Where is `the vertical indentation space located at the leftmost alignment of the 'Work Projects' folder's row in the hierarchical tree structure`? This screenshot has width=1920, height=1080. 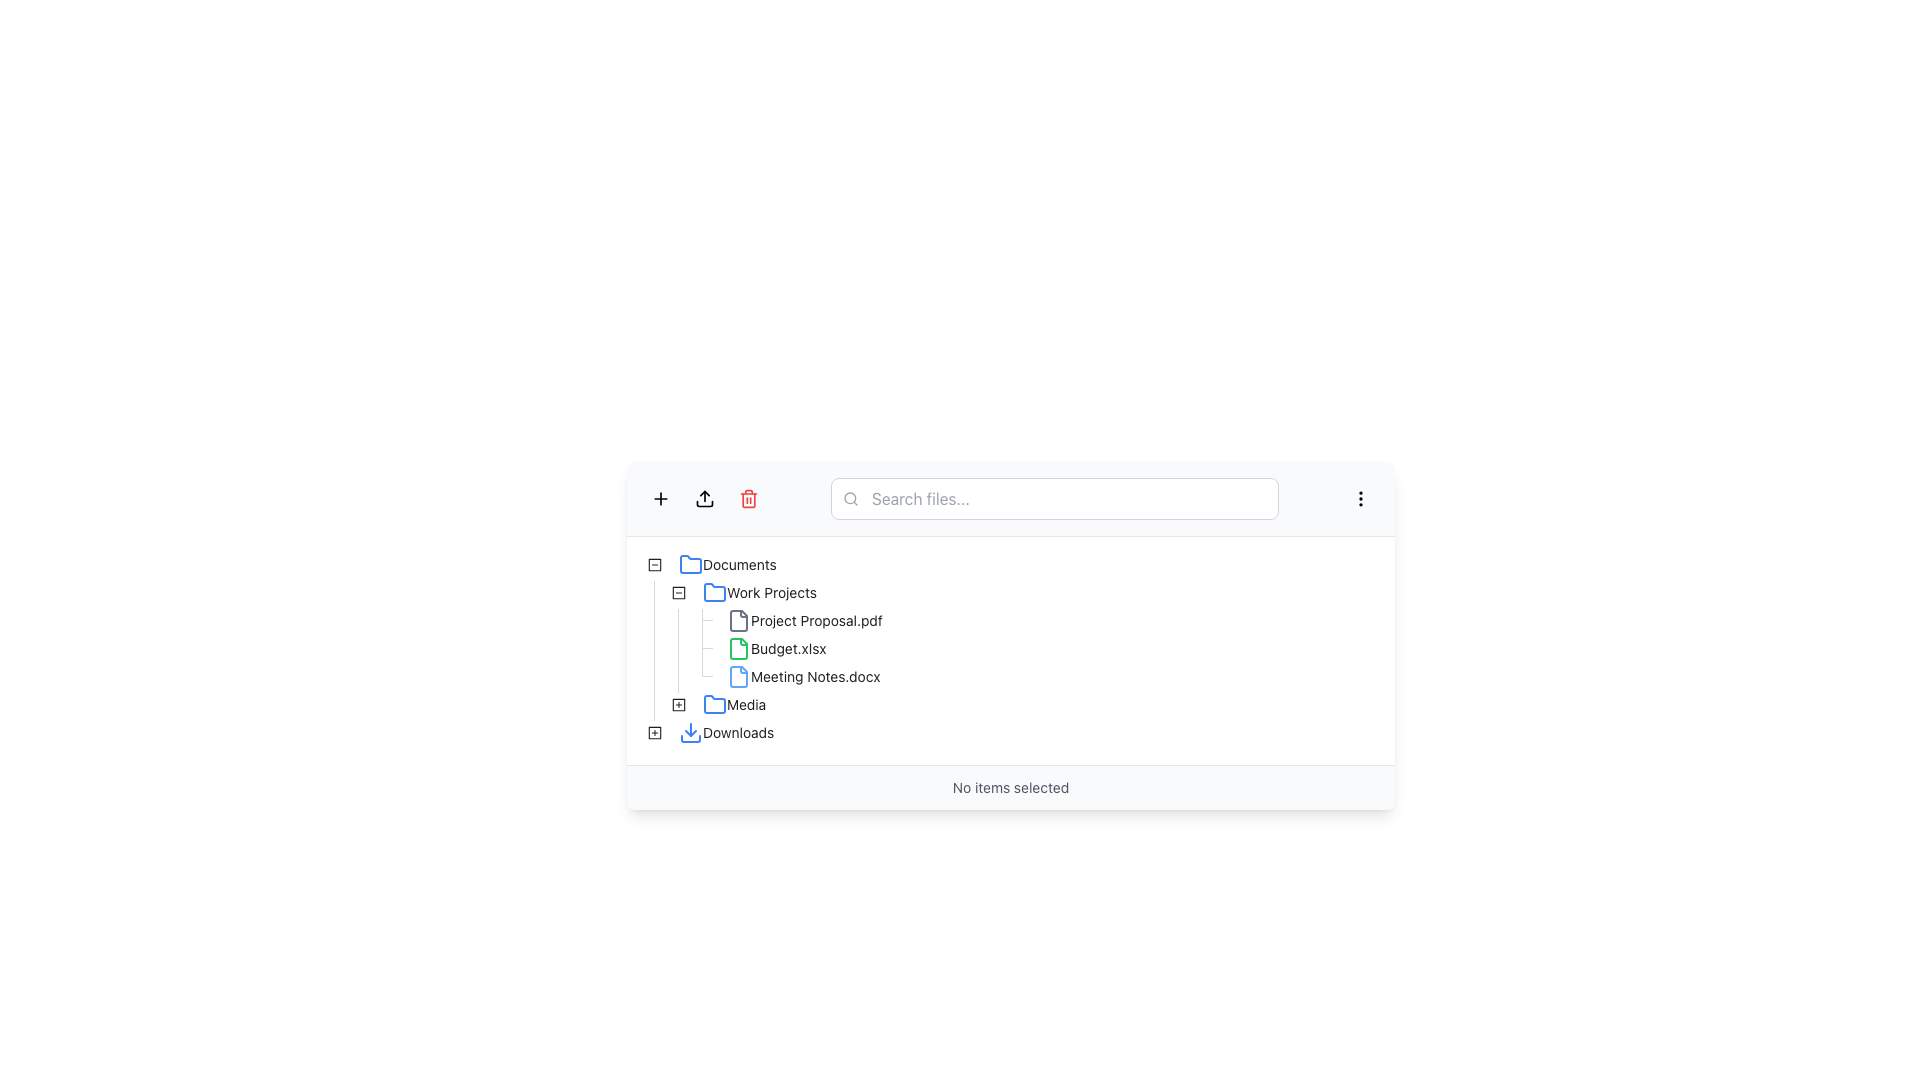 the vertical indentation space located at the leftmost alignment of the 'Work Projects' folder's row in the hierarchical tree structure is located at coordinates (654, 592).